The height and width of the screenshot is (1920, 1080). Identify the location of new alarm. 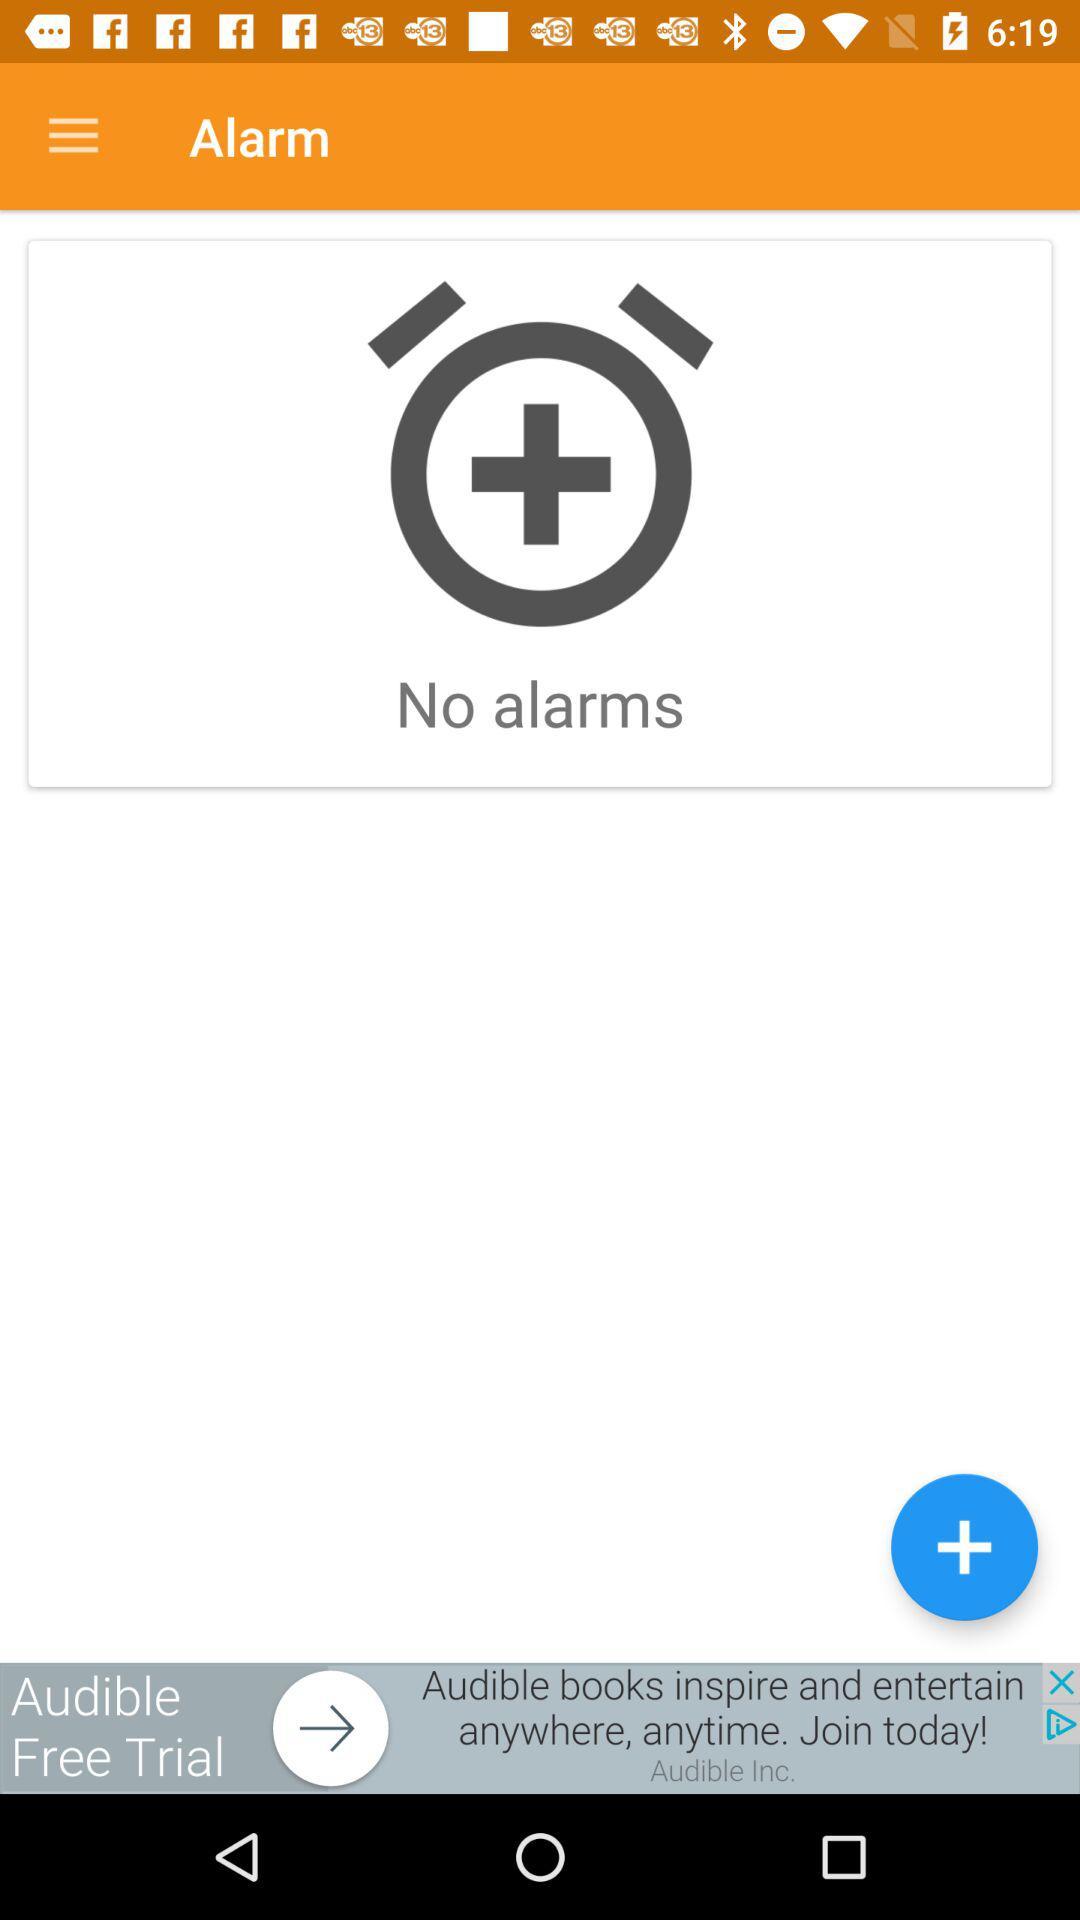
(963, 1546).